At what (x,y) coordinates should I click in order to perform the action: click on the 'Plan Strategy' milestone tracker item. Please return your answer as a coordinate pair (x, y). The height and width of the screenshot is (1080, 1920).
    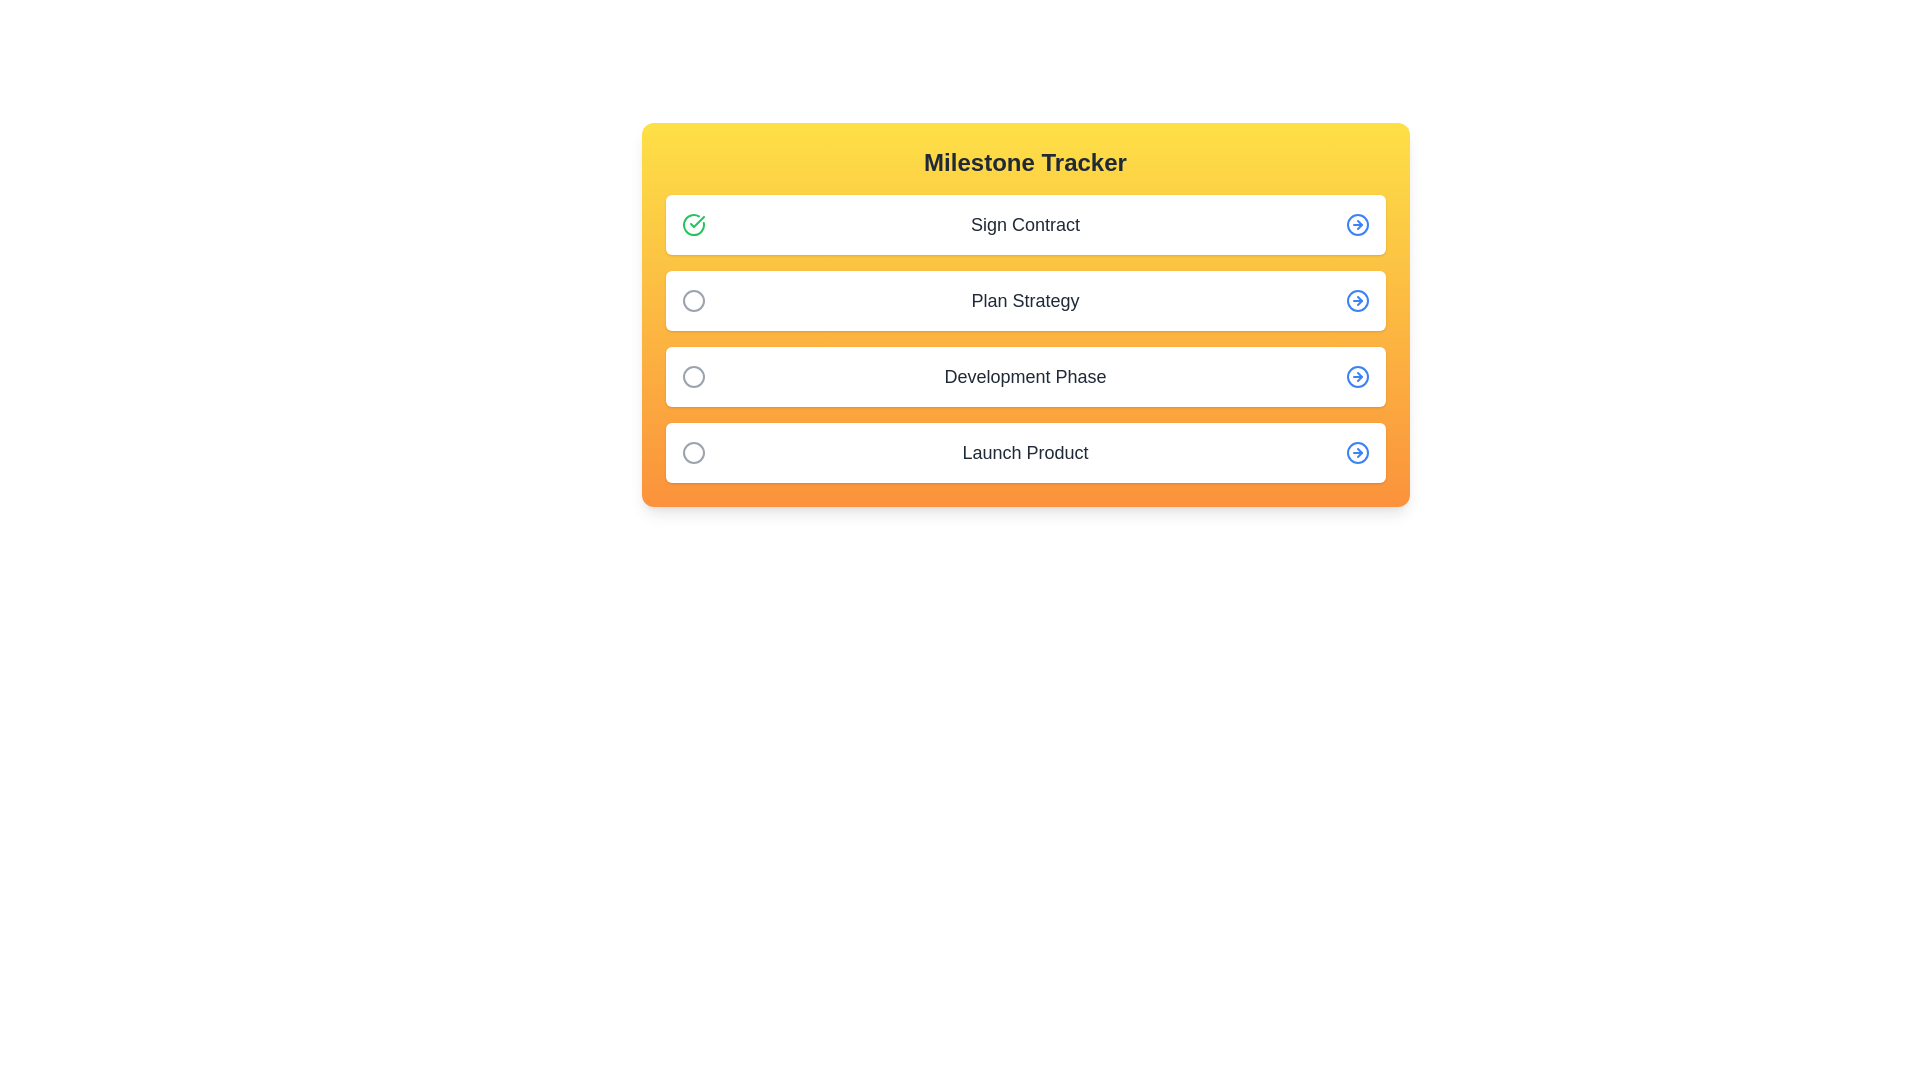
    Looking at the image, I should click on (1025, 315).